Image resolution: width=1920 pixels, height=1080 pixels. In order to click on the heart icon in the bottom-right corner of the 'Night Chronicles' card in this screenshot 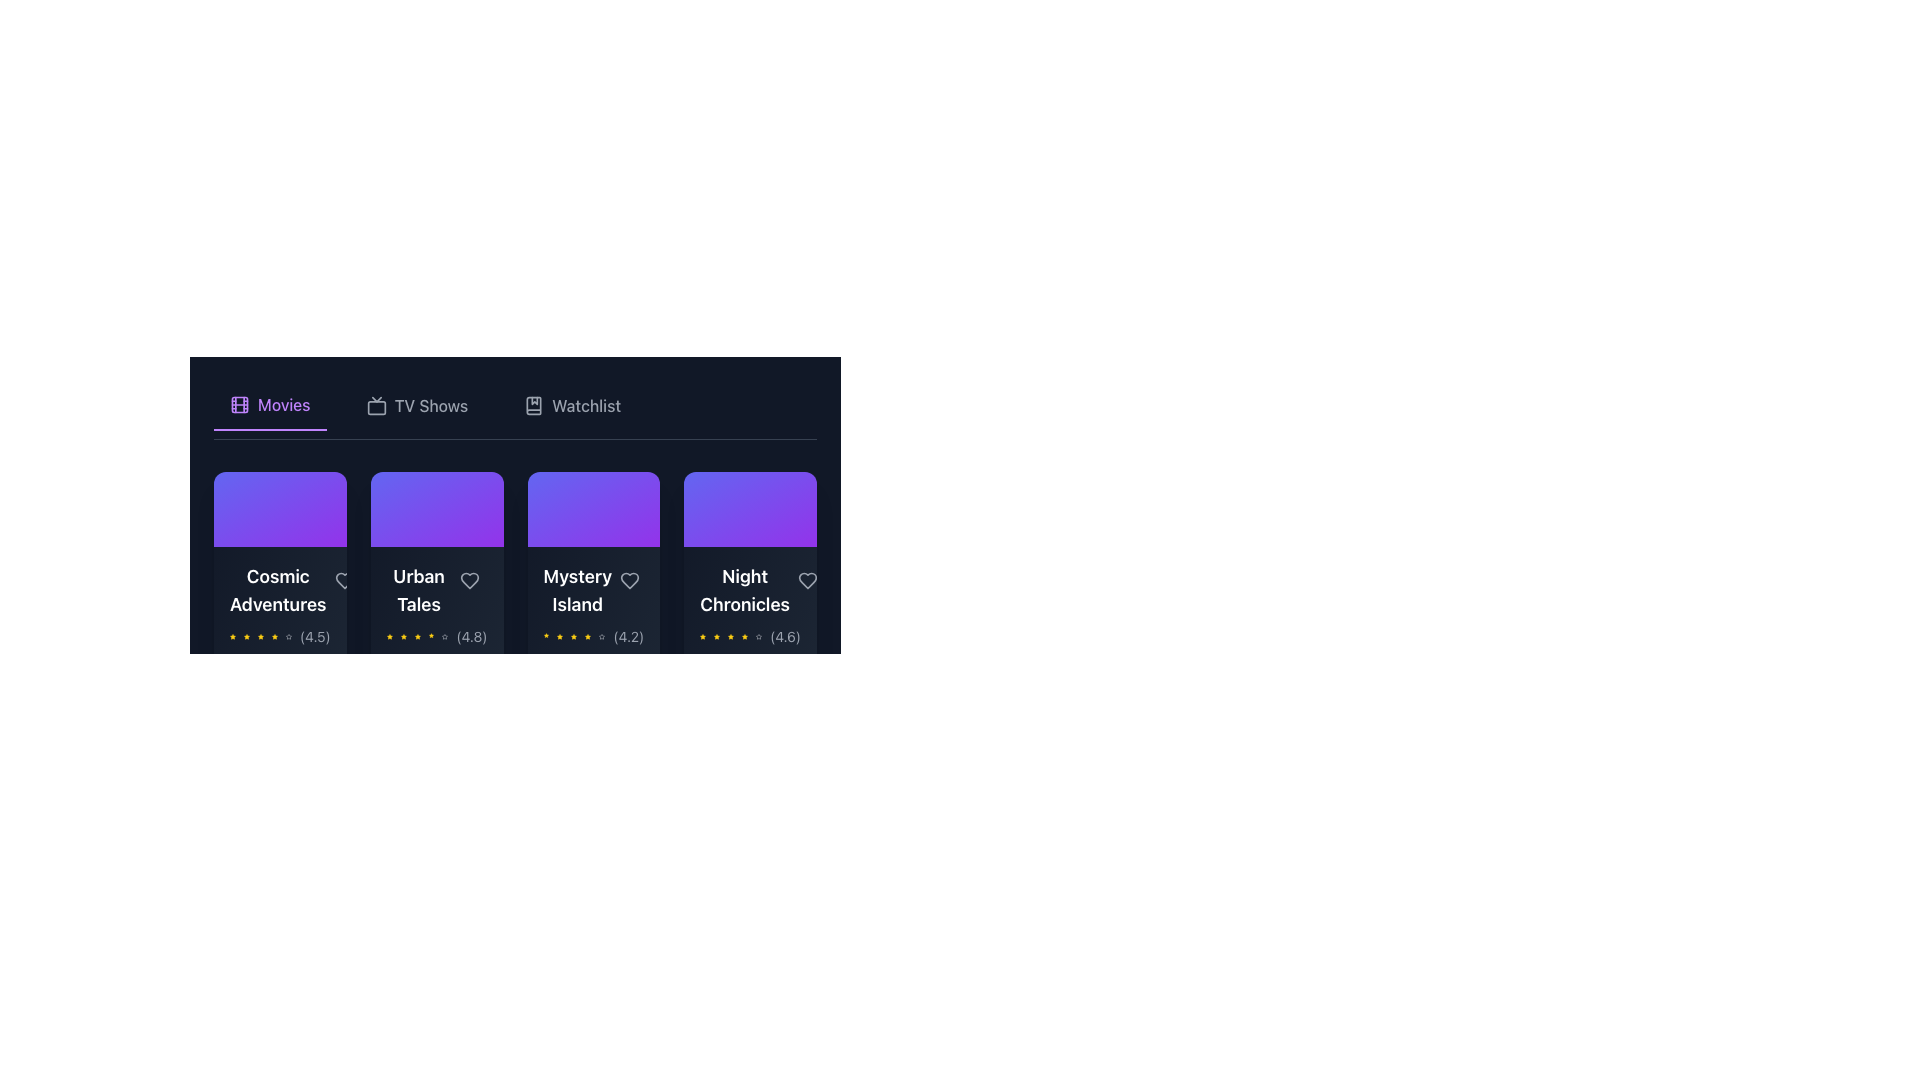, I will do `click(807, 580)`.